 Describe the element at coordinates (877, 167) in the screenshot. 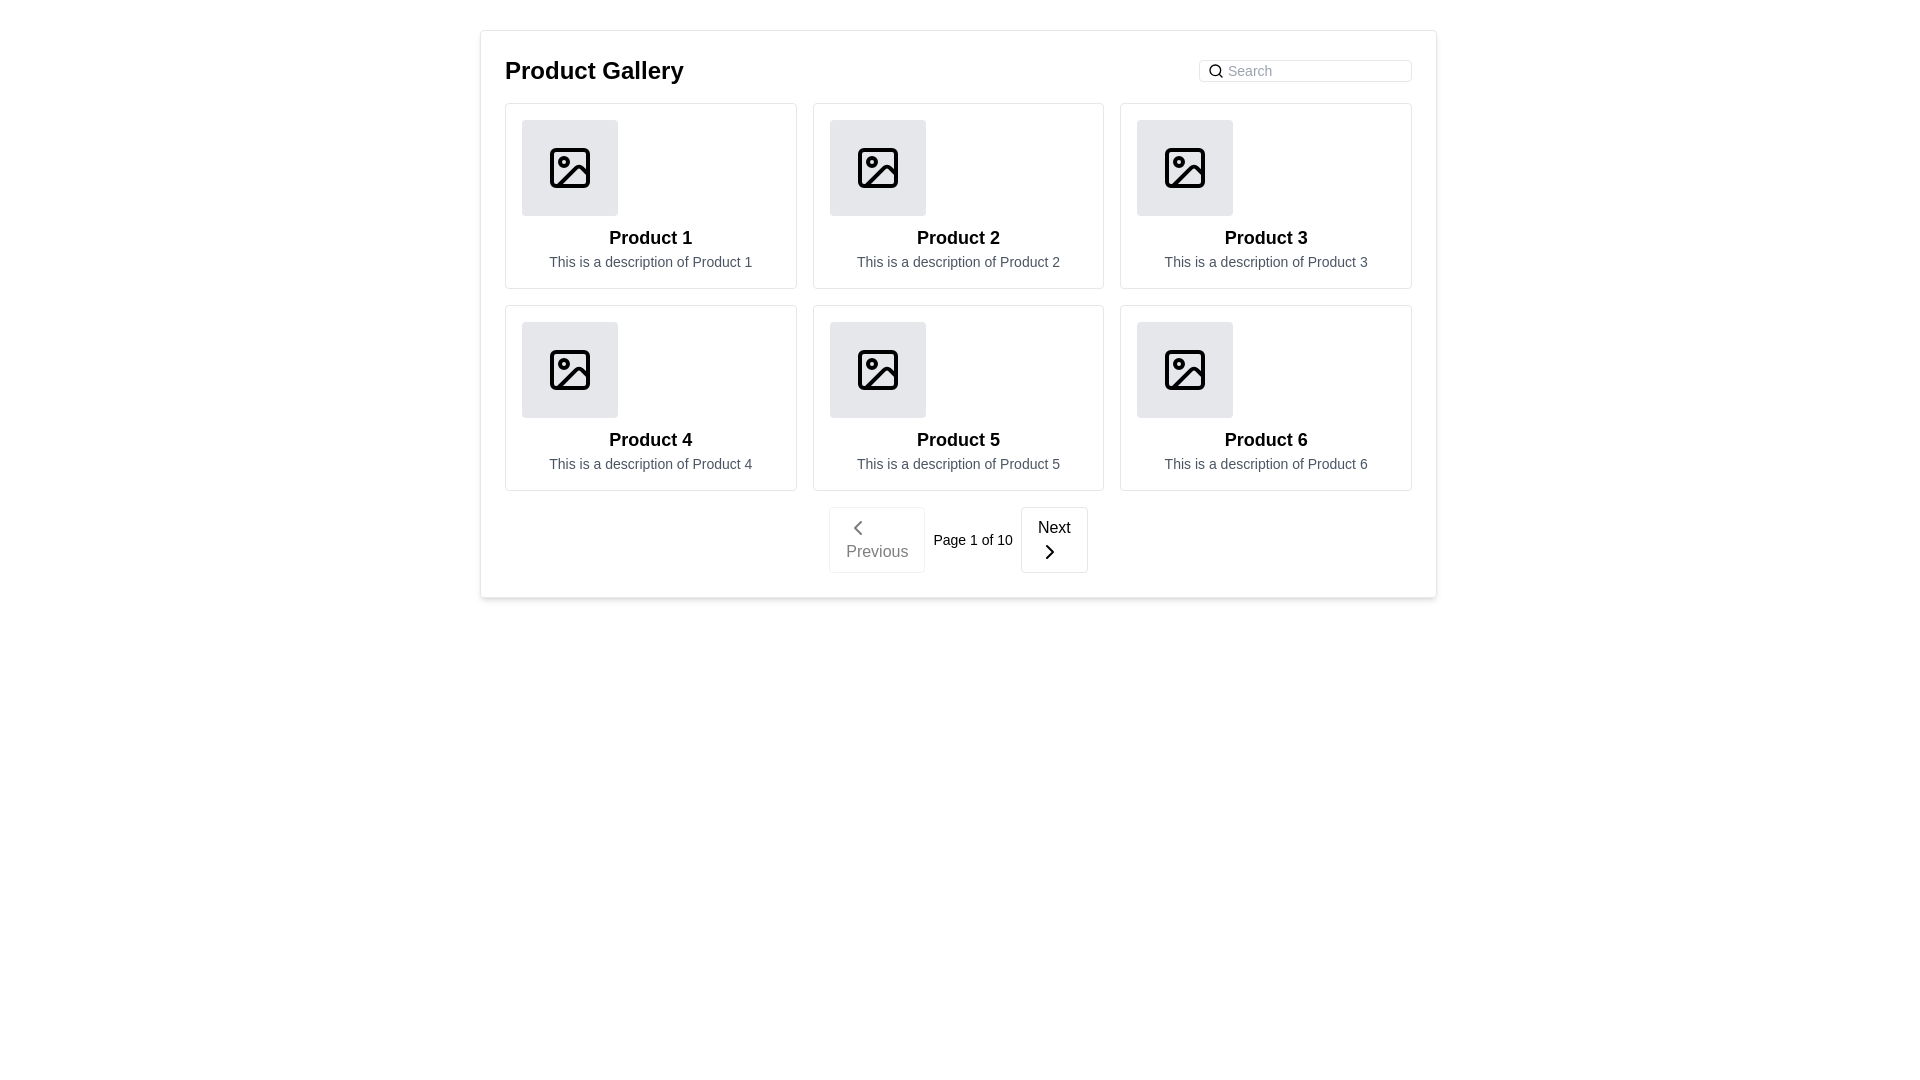

I see `the Image Placeholder Icon located in the second box of the first row in the grid layout labeled 'Product 2'` at that location.